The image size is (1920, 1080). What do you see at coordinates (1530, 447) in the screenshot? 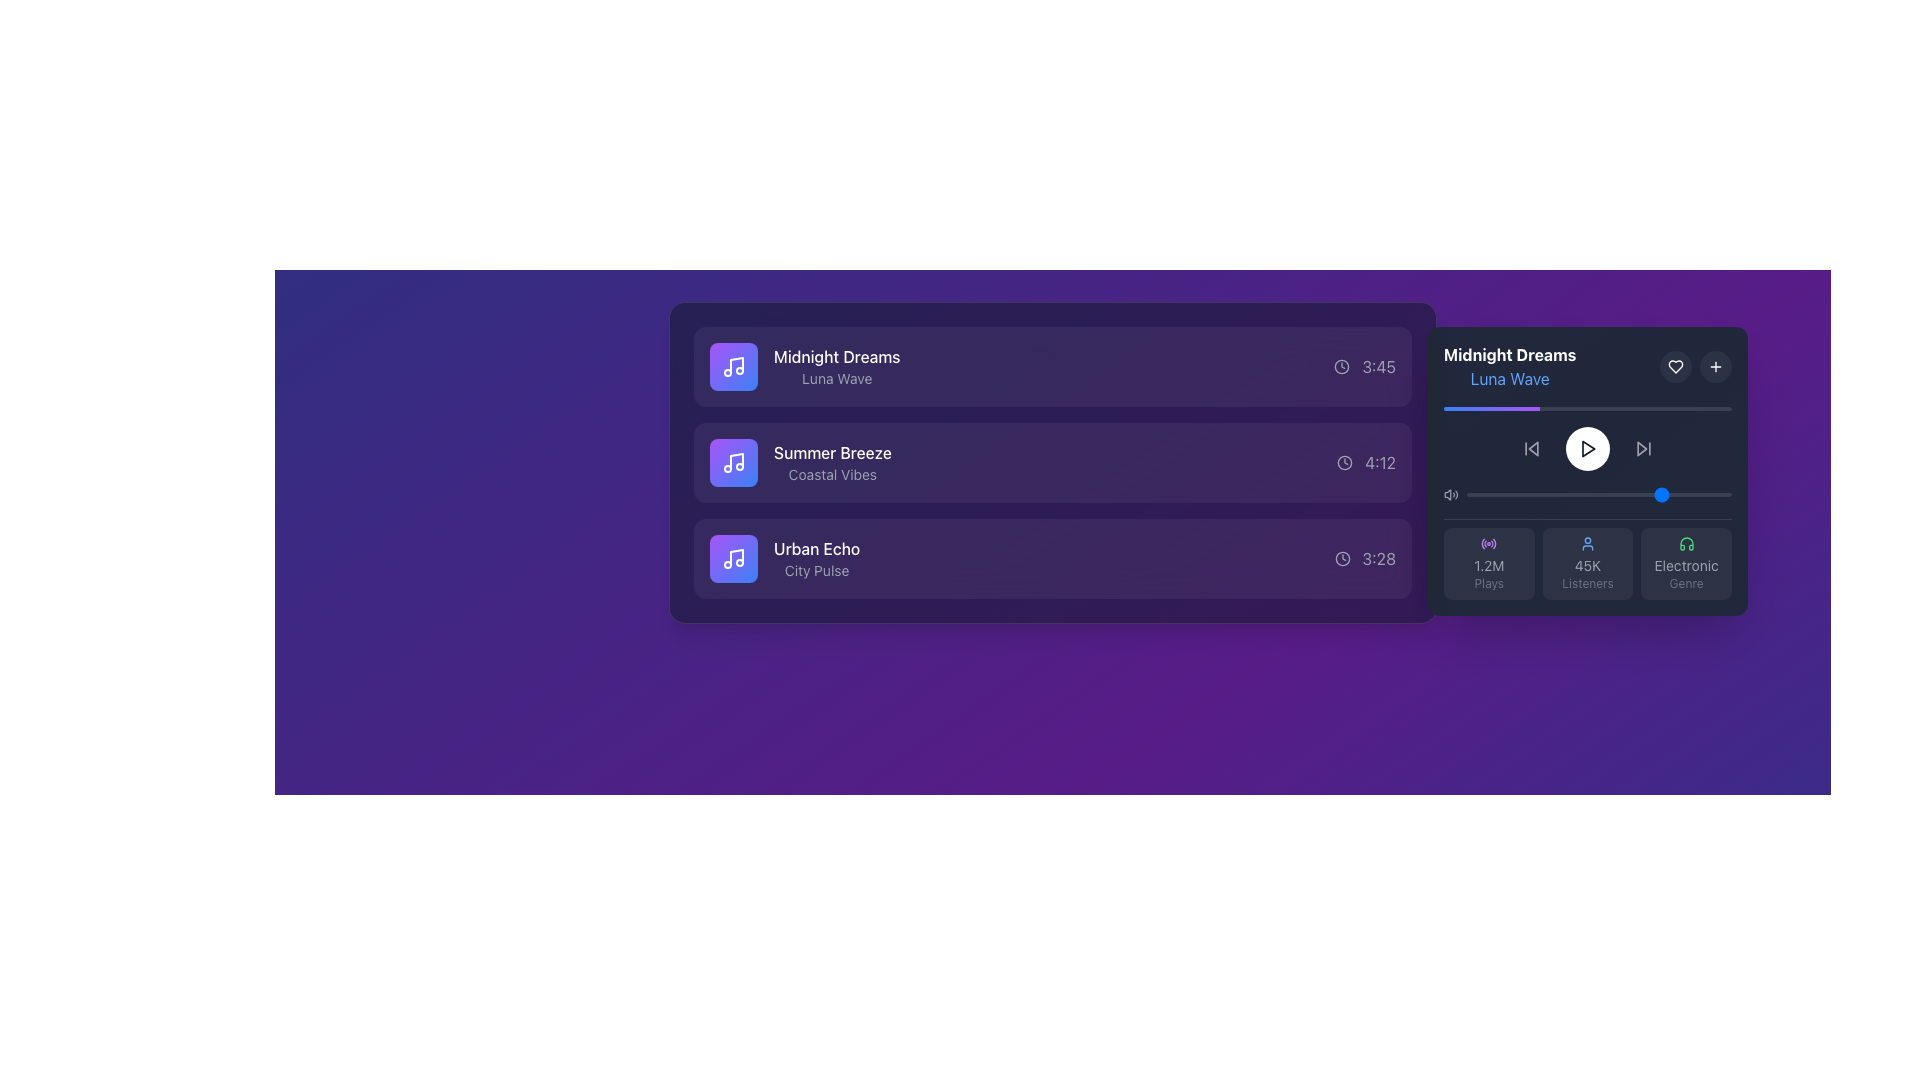
I see `the skip-backward button, which is the leftmost circular media control icon in the media control section on the right-hand side of the interface, to move to the previous track` at bounding box center [1530, 447].